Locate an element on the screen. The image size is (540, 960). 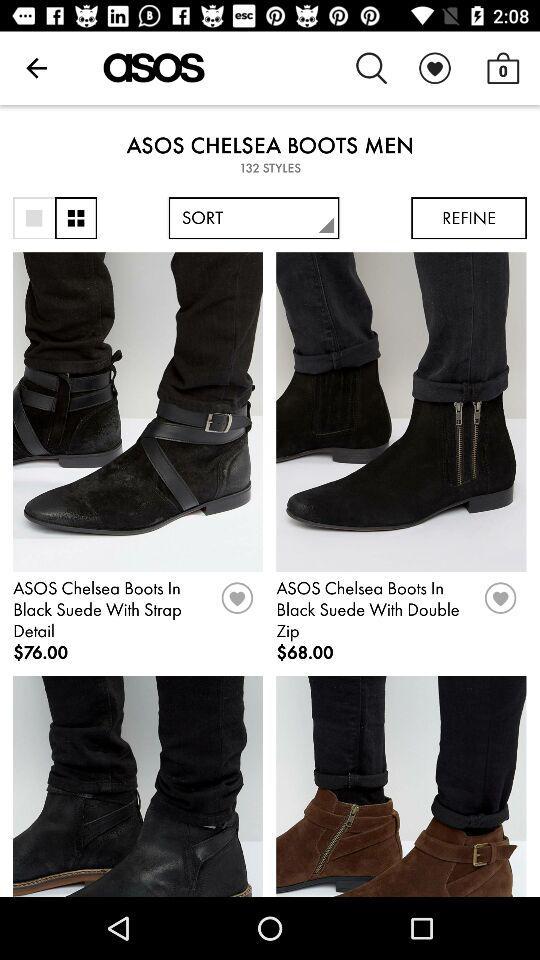
one item only is located at coordinates (33, 218).